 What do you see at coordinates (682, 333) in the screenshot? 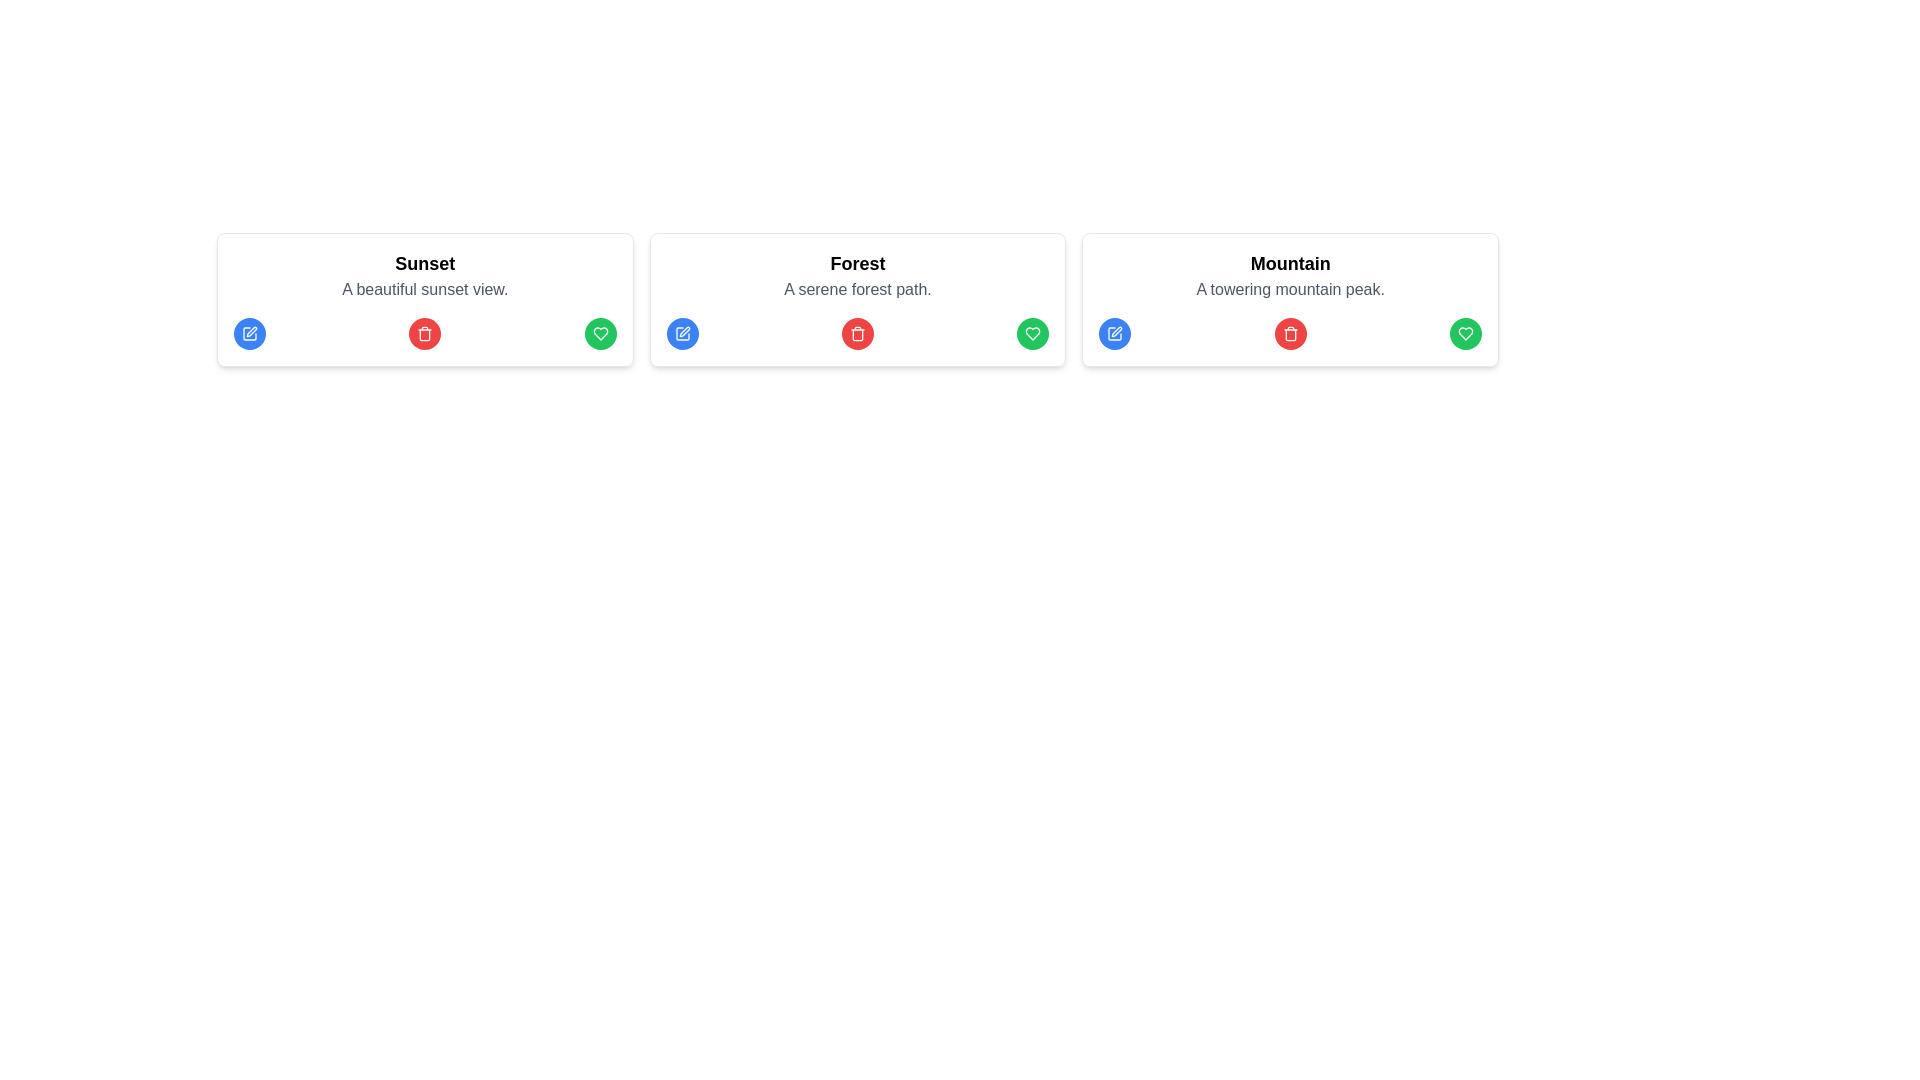
I see `the leftmost icon button in the horizontal row of buttons within the 'Forest' card` at bounding box center [682, 333].